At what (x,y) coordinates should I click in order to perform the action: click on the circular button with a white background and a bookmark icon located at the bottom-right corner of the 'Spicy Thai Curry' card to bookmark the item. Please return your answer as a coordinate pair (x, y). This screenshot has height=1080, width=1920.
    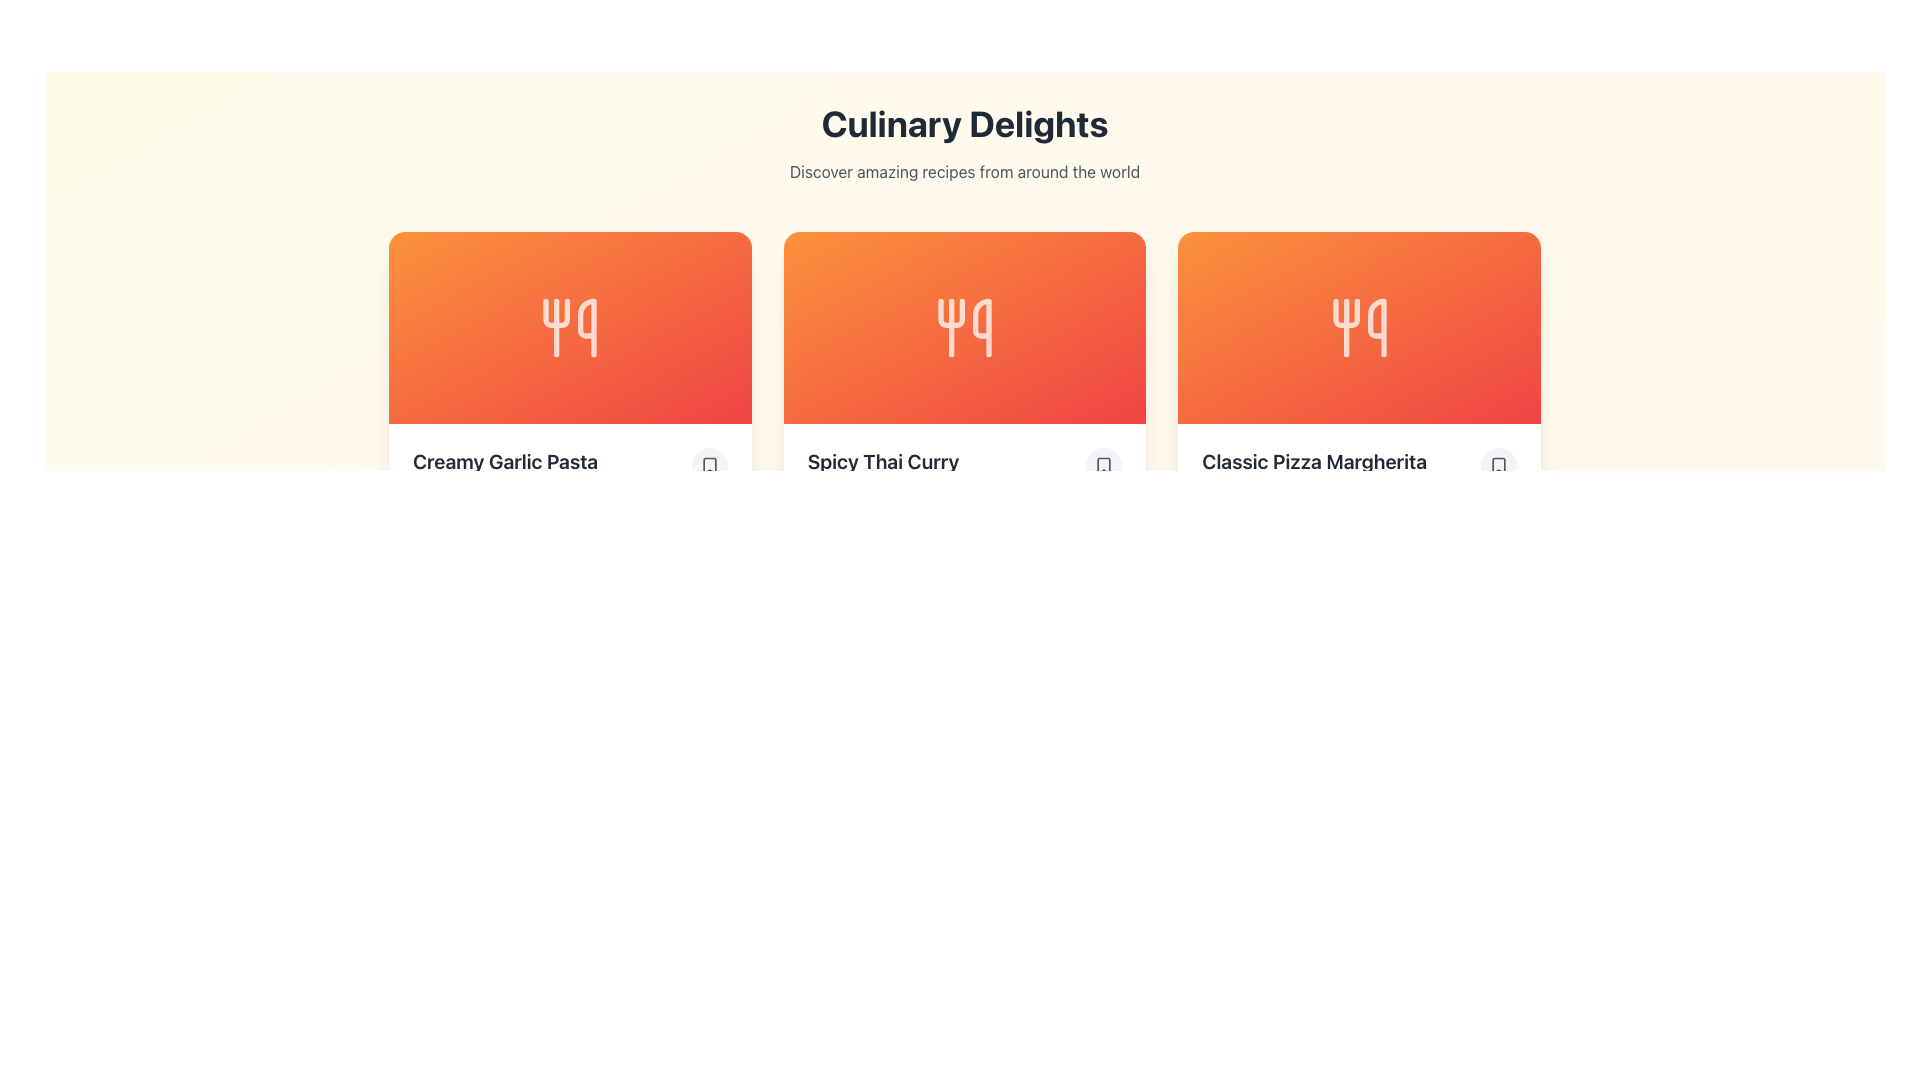
    Looking at the image, I should click on (1103, 466).